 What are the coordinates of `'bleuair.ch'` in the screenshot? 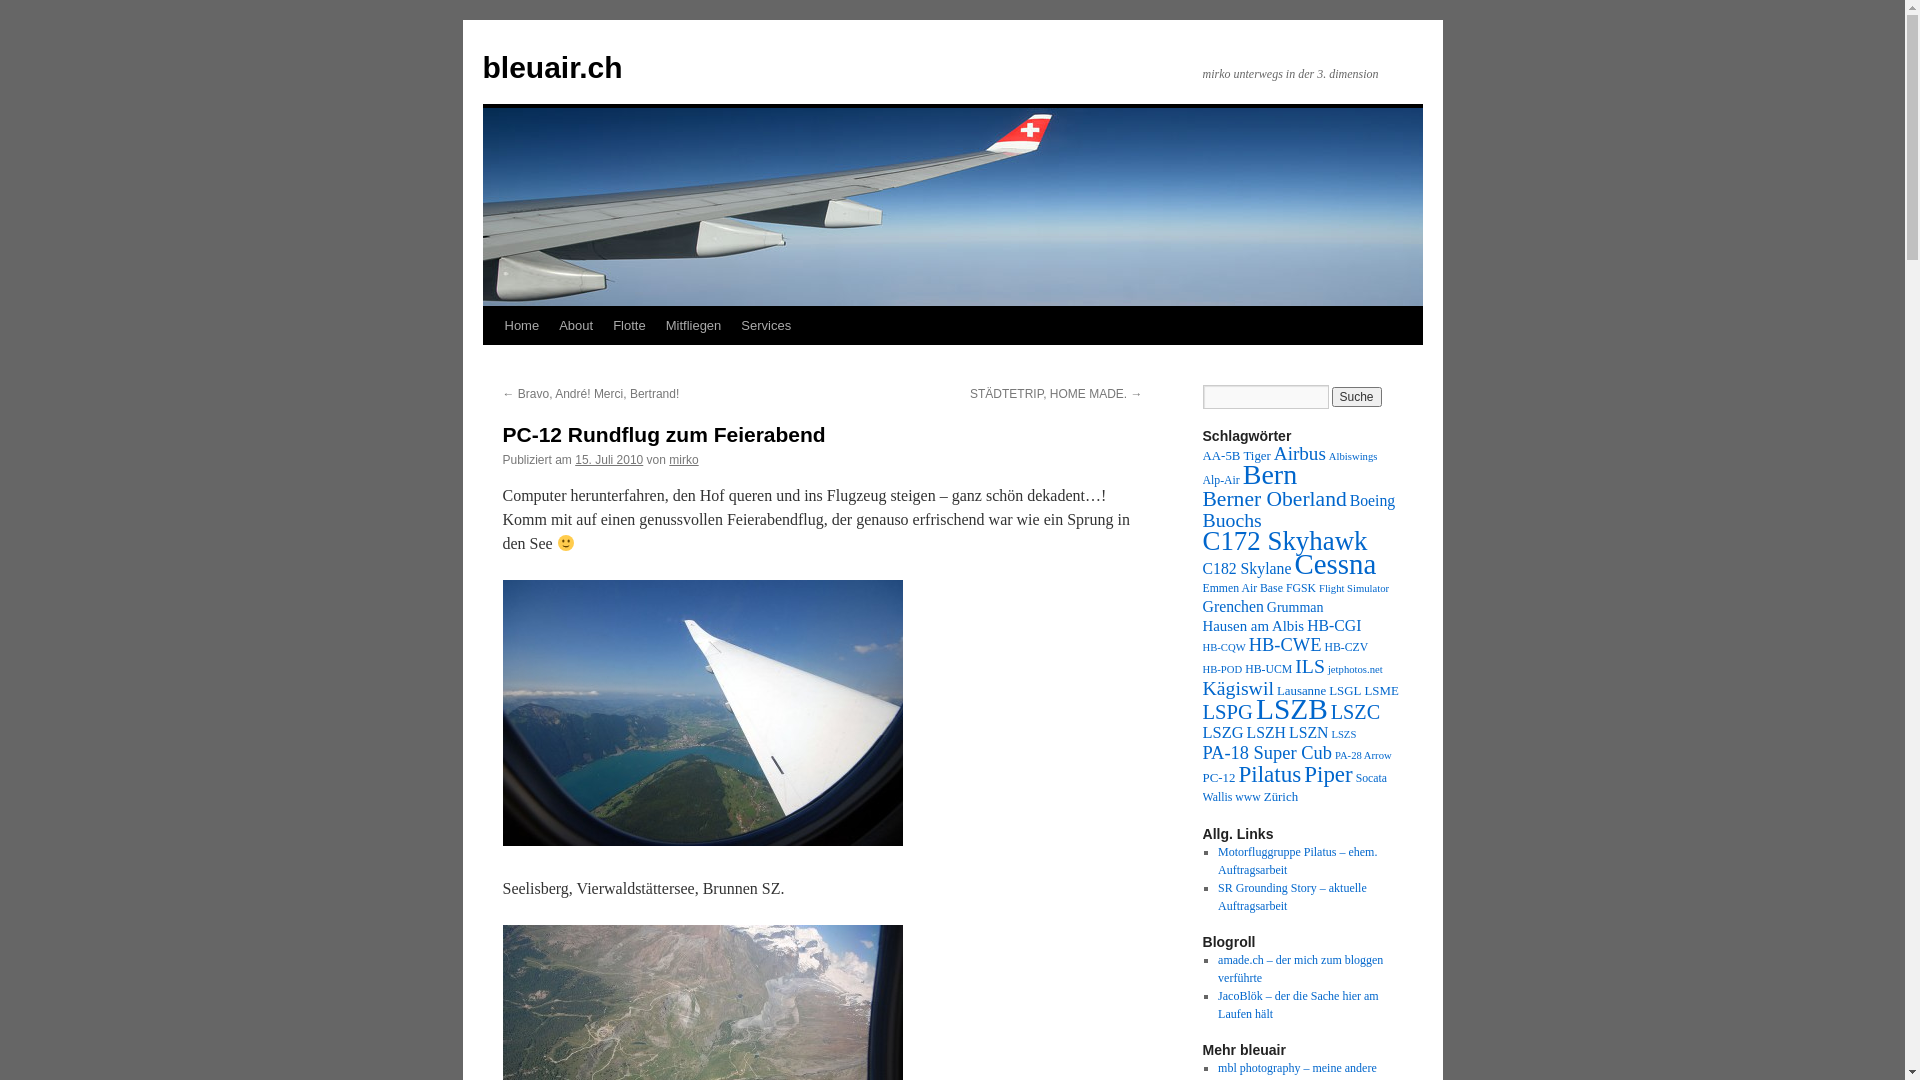 It's located at (552, 66).